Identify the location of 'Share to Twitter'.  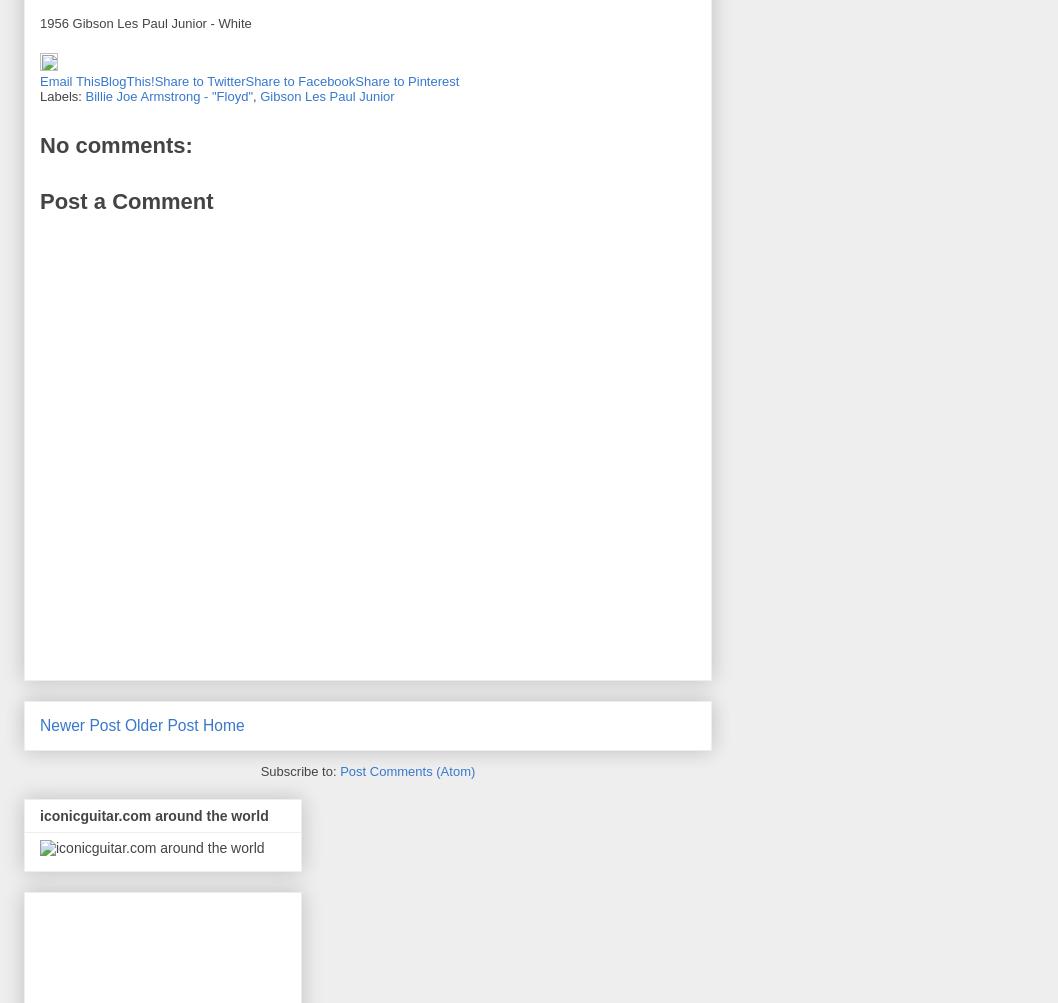
(199, 81).